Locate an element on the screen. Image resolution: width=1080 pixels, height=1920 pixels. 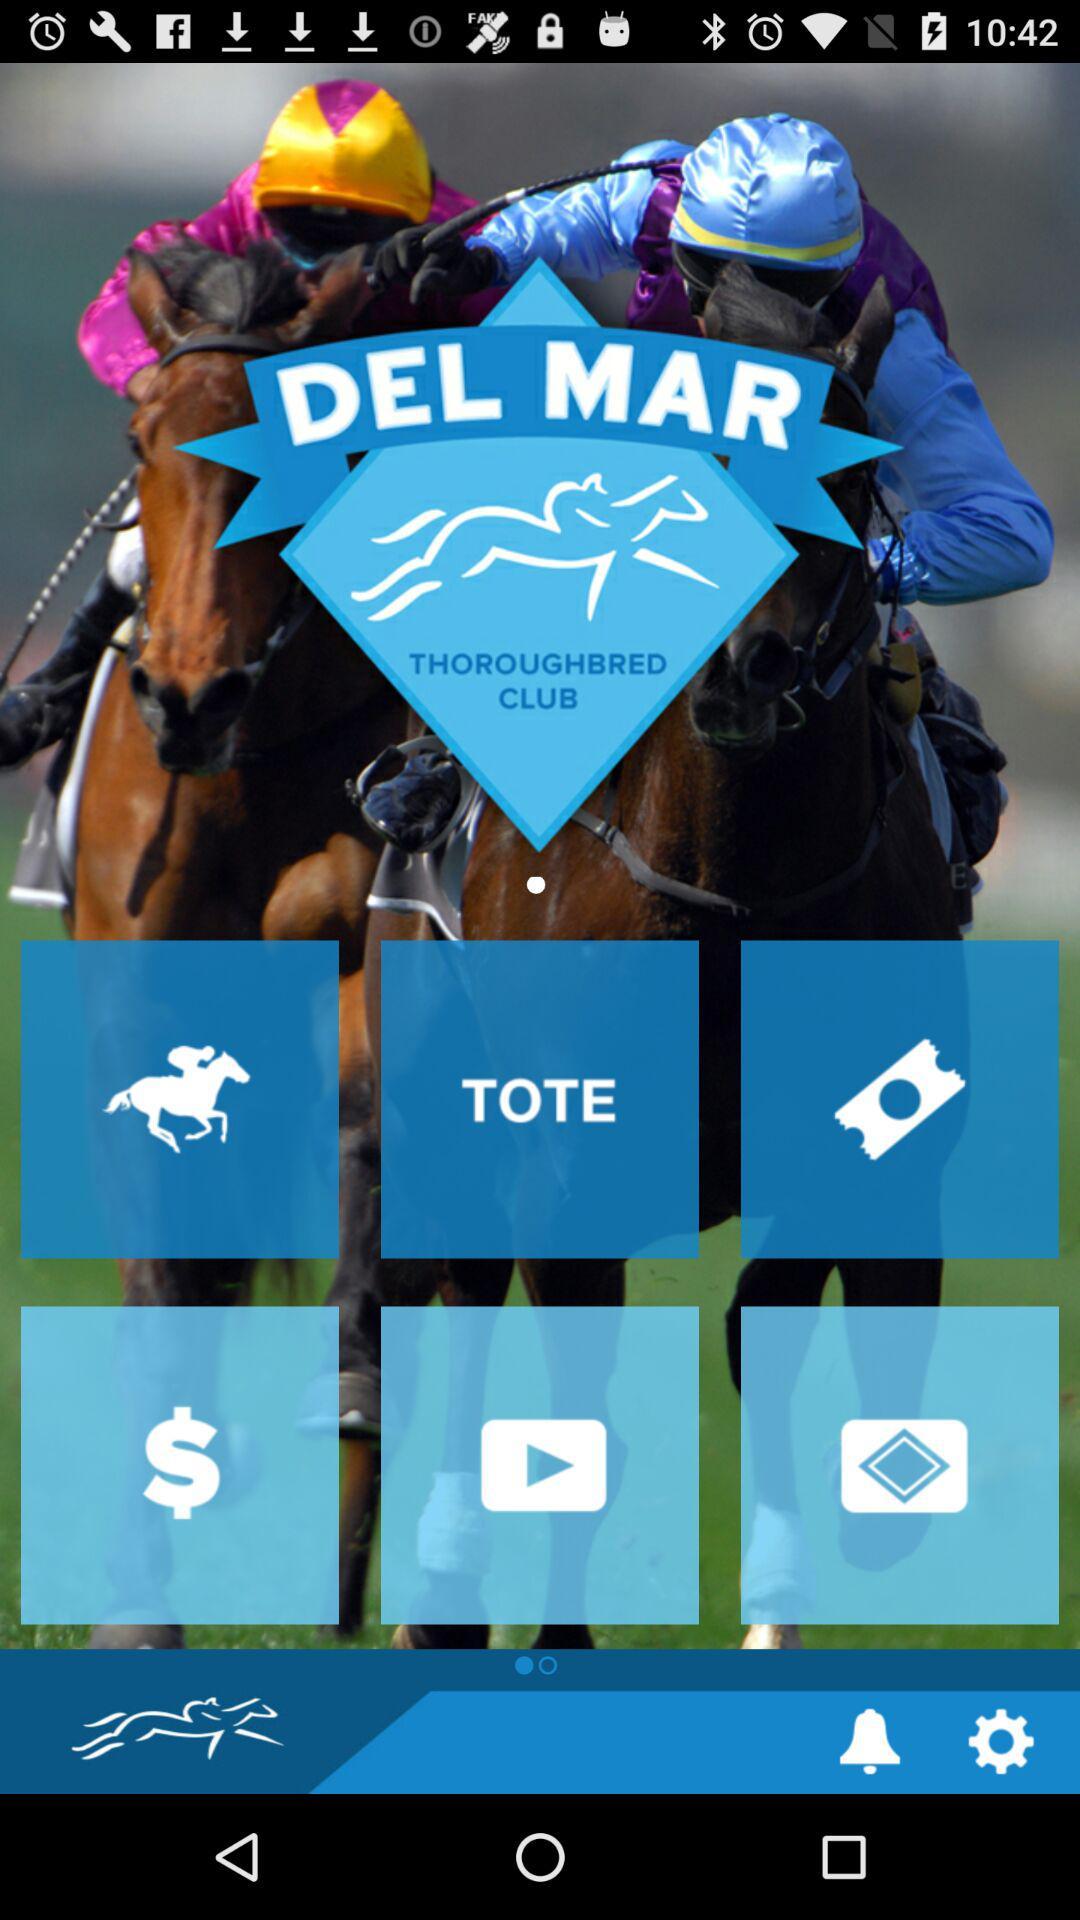
open notification options open alarm options is located at coordinates (869, 1740).